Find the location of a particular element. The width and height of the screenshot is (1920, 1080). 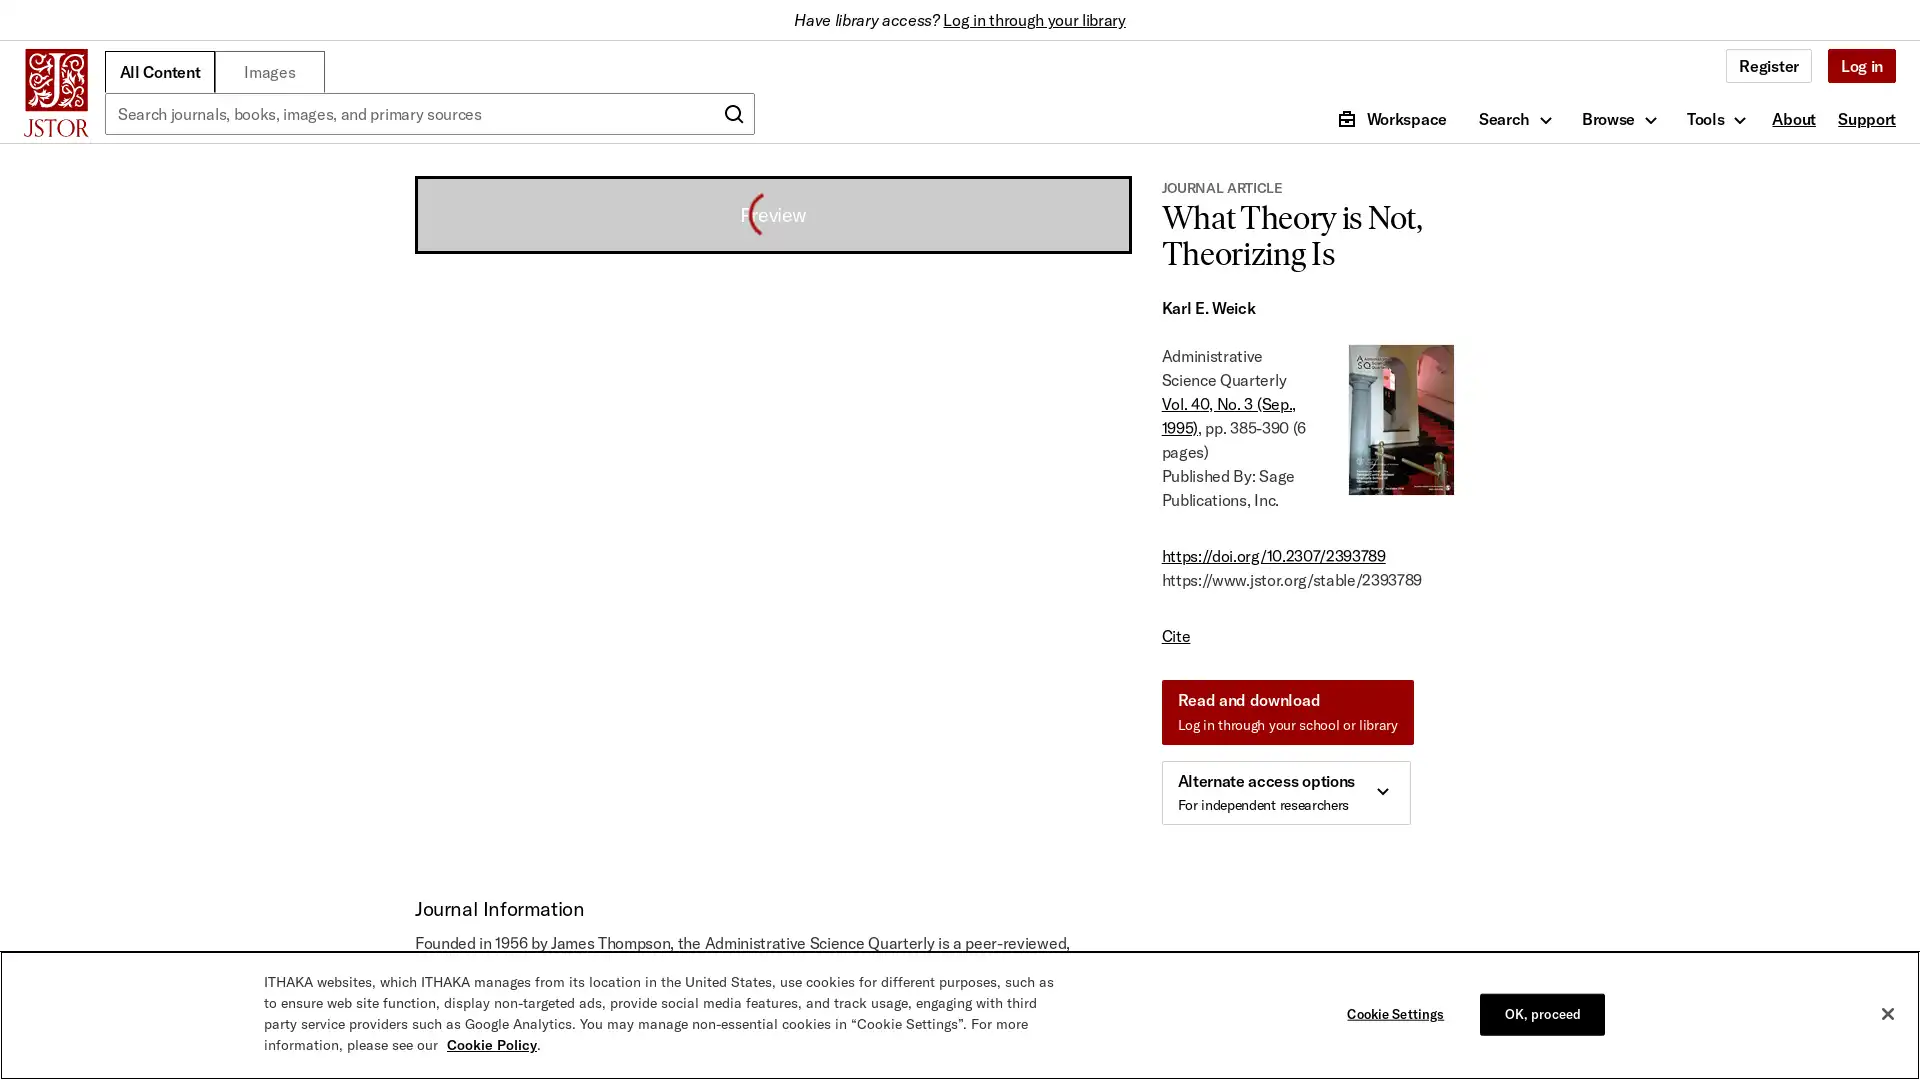

OK, proceed is located at coordinates (1541, 1014).